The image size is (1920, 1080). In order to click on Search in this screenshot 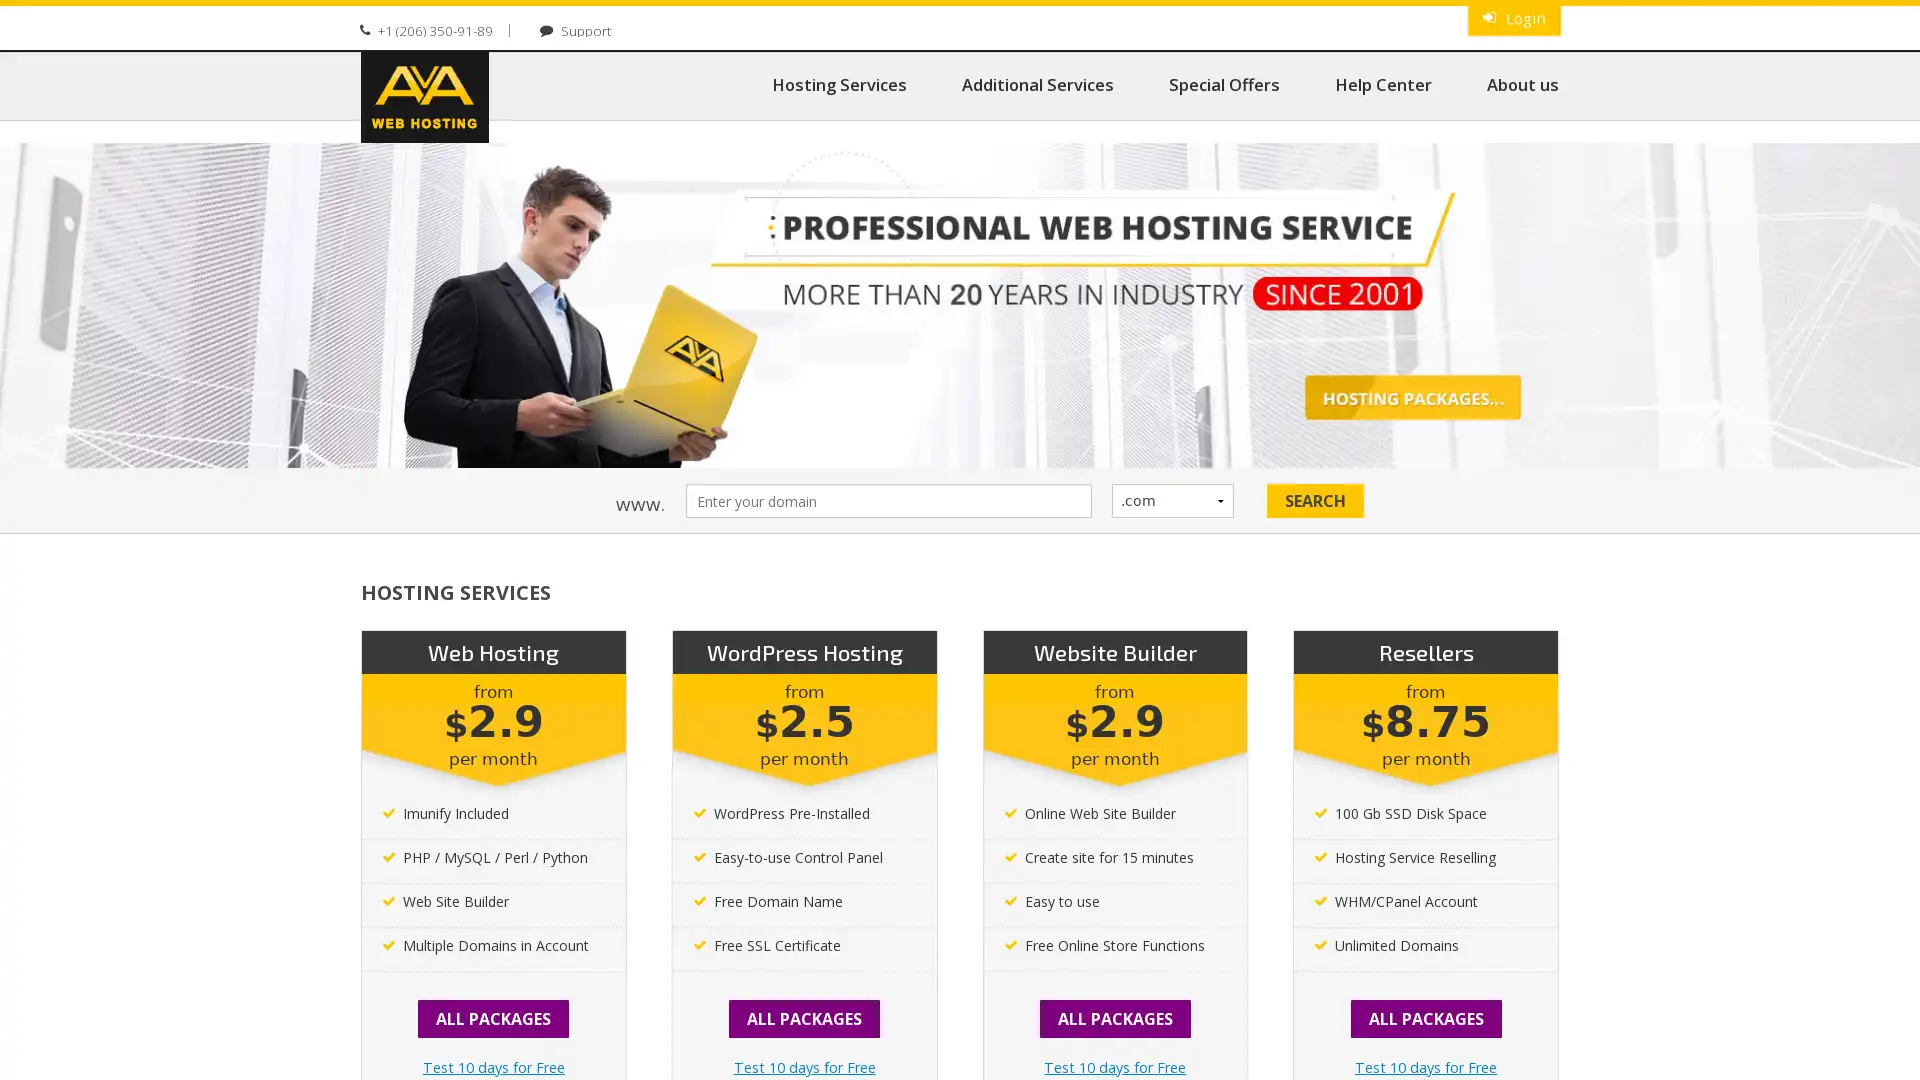, I will do `click(1315, 500)`.